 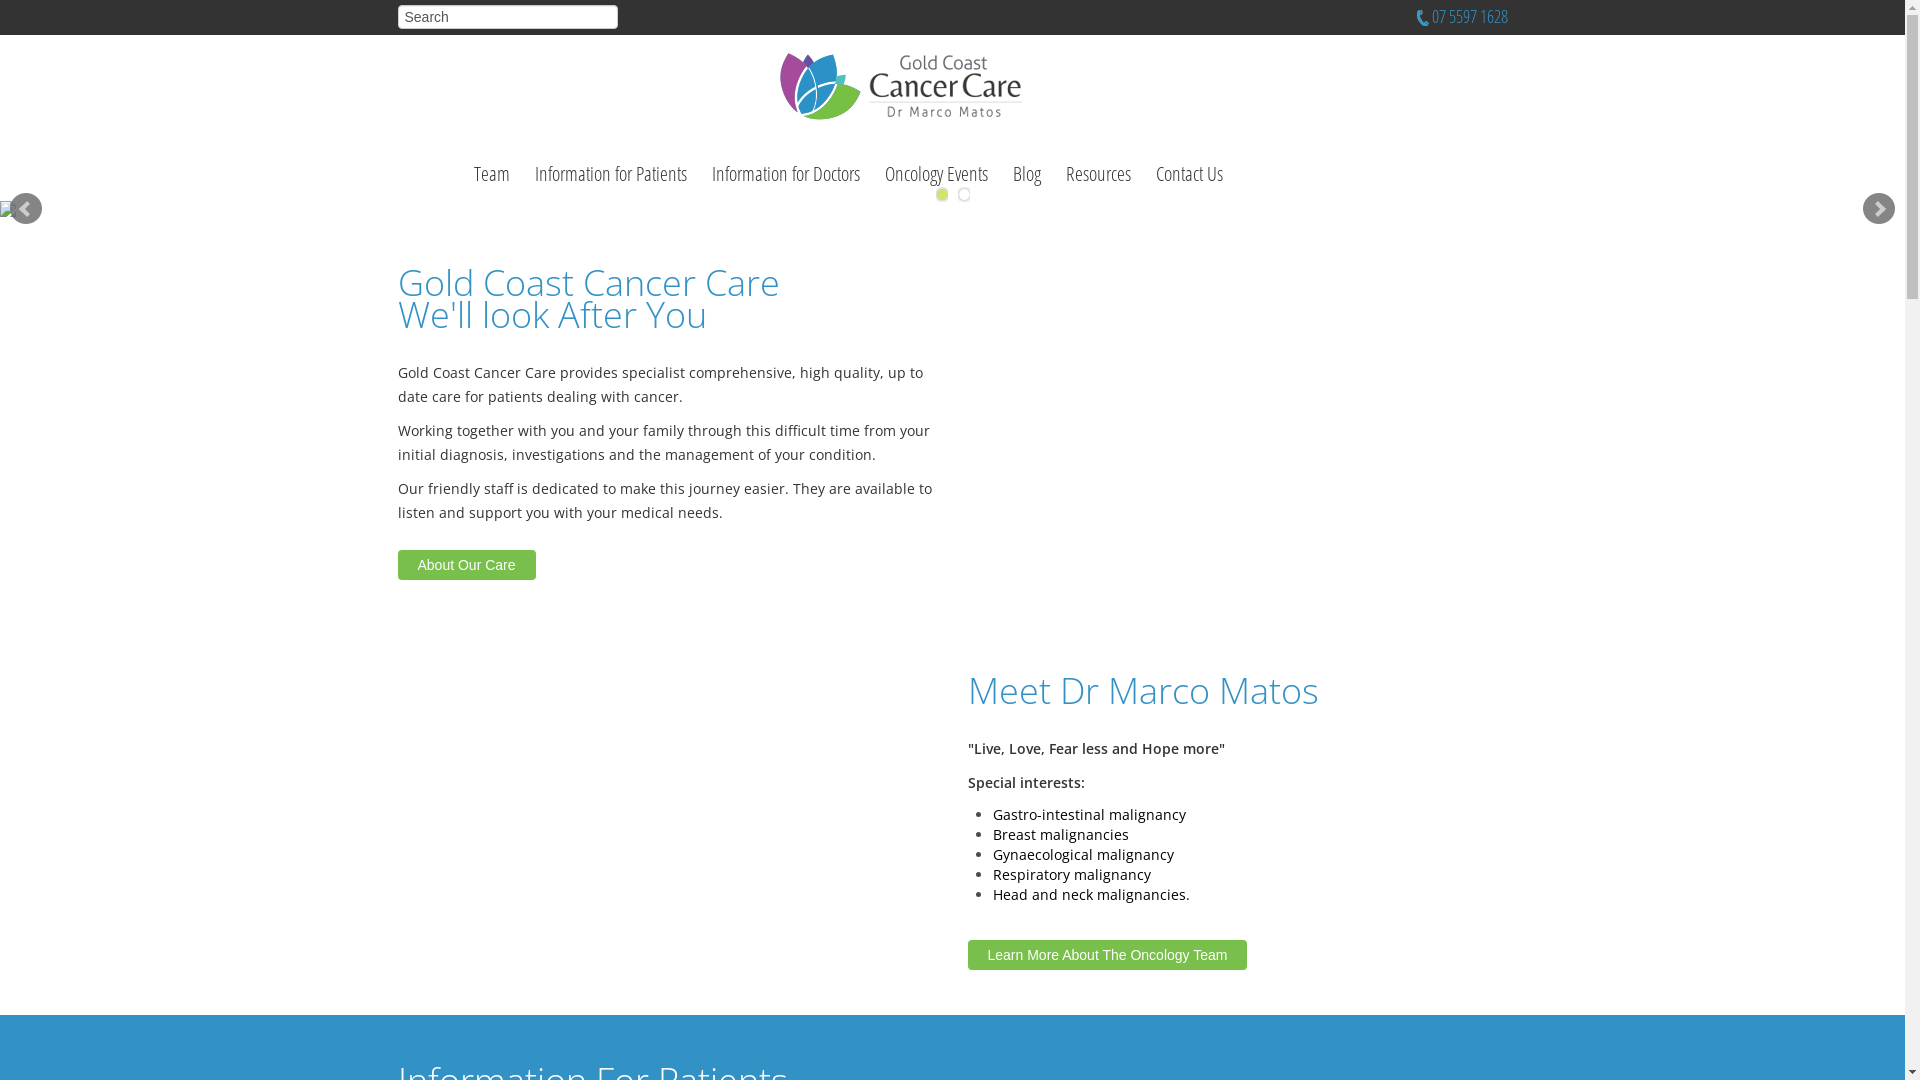 What do you see at coordinates (968, 952) in the screenshot?
I see `'Learn More About The Oncology Team'` at bounding box center [968, 952].